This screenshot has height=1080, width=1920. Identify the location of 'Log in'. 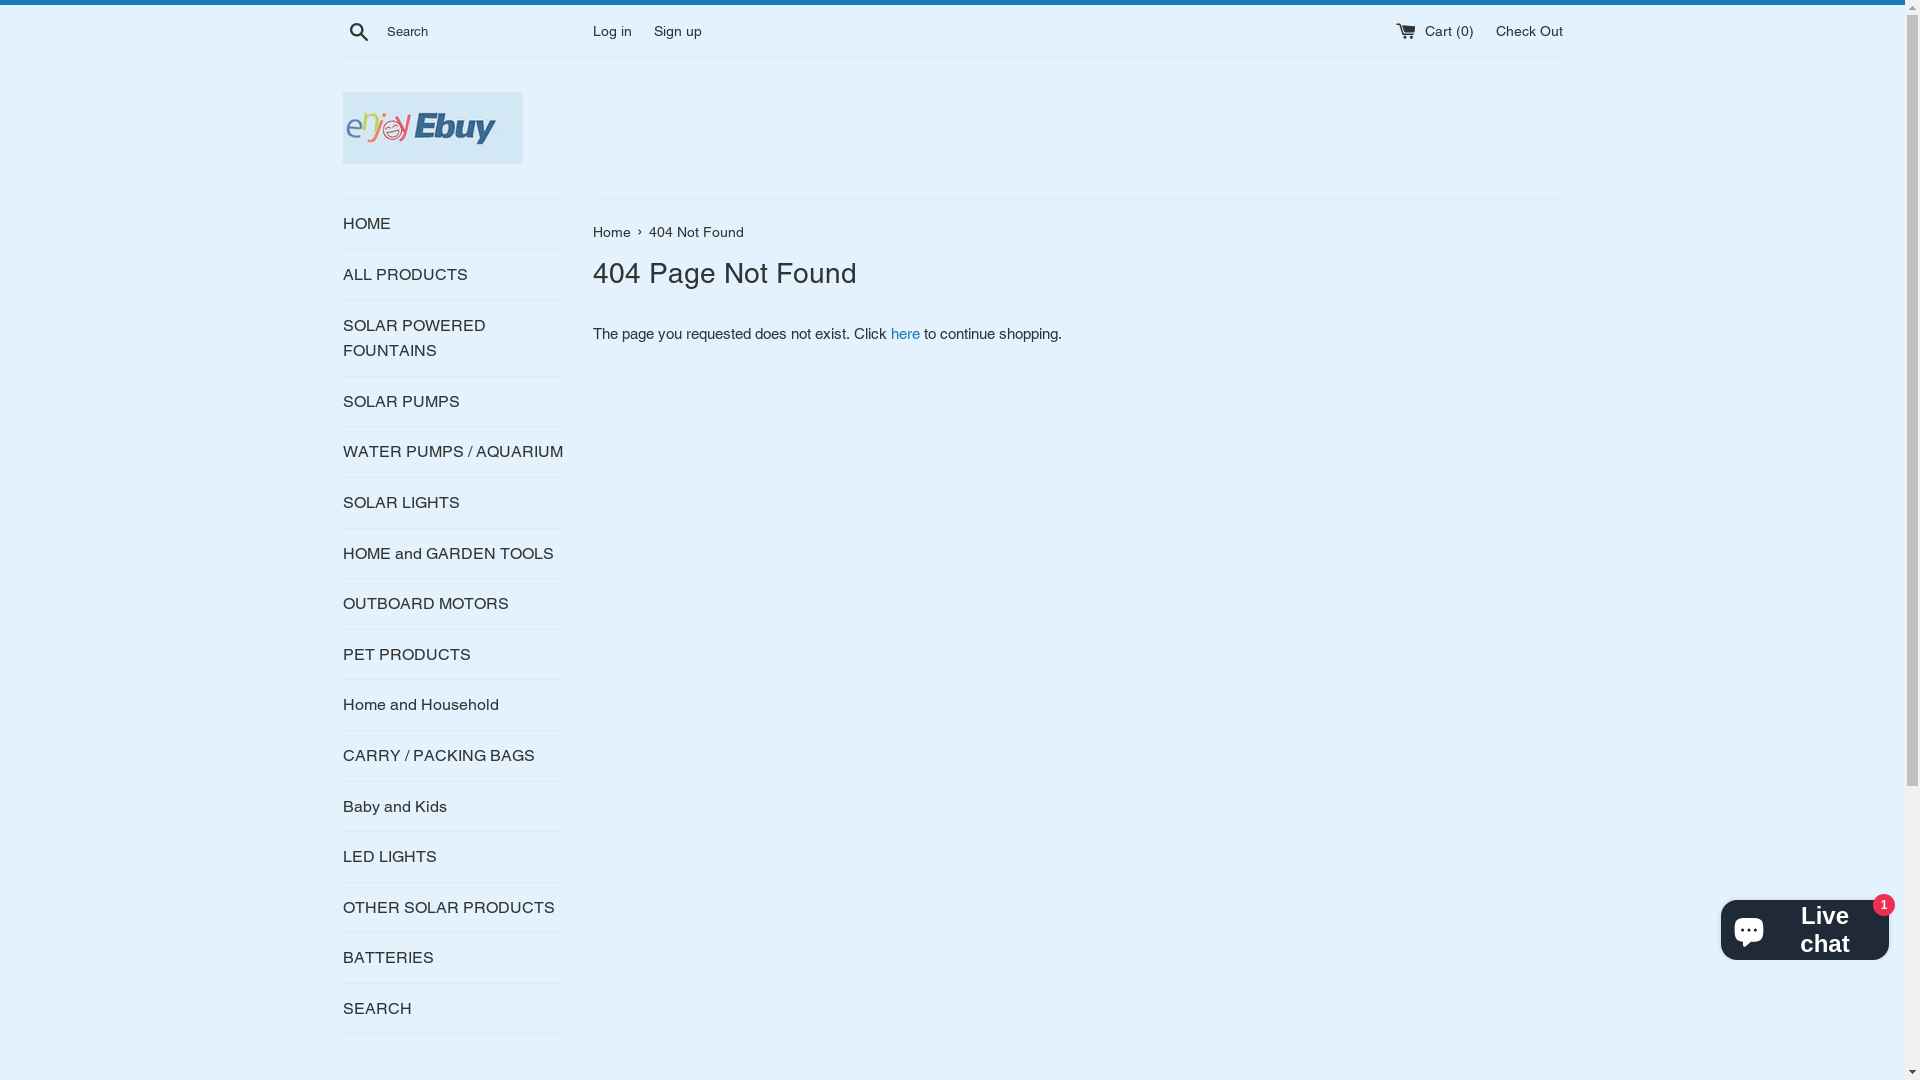
(610, 30).